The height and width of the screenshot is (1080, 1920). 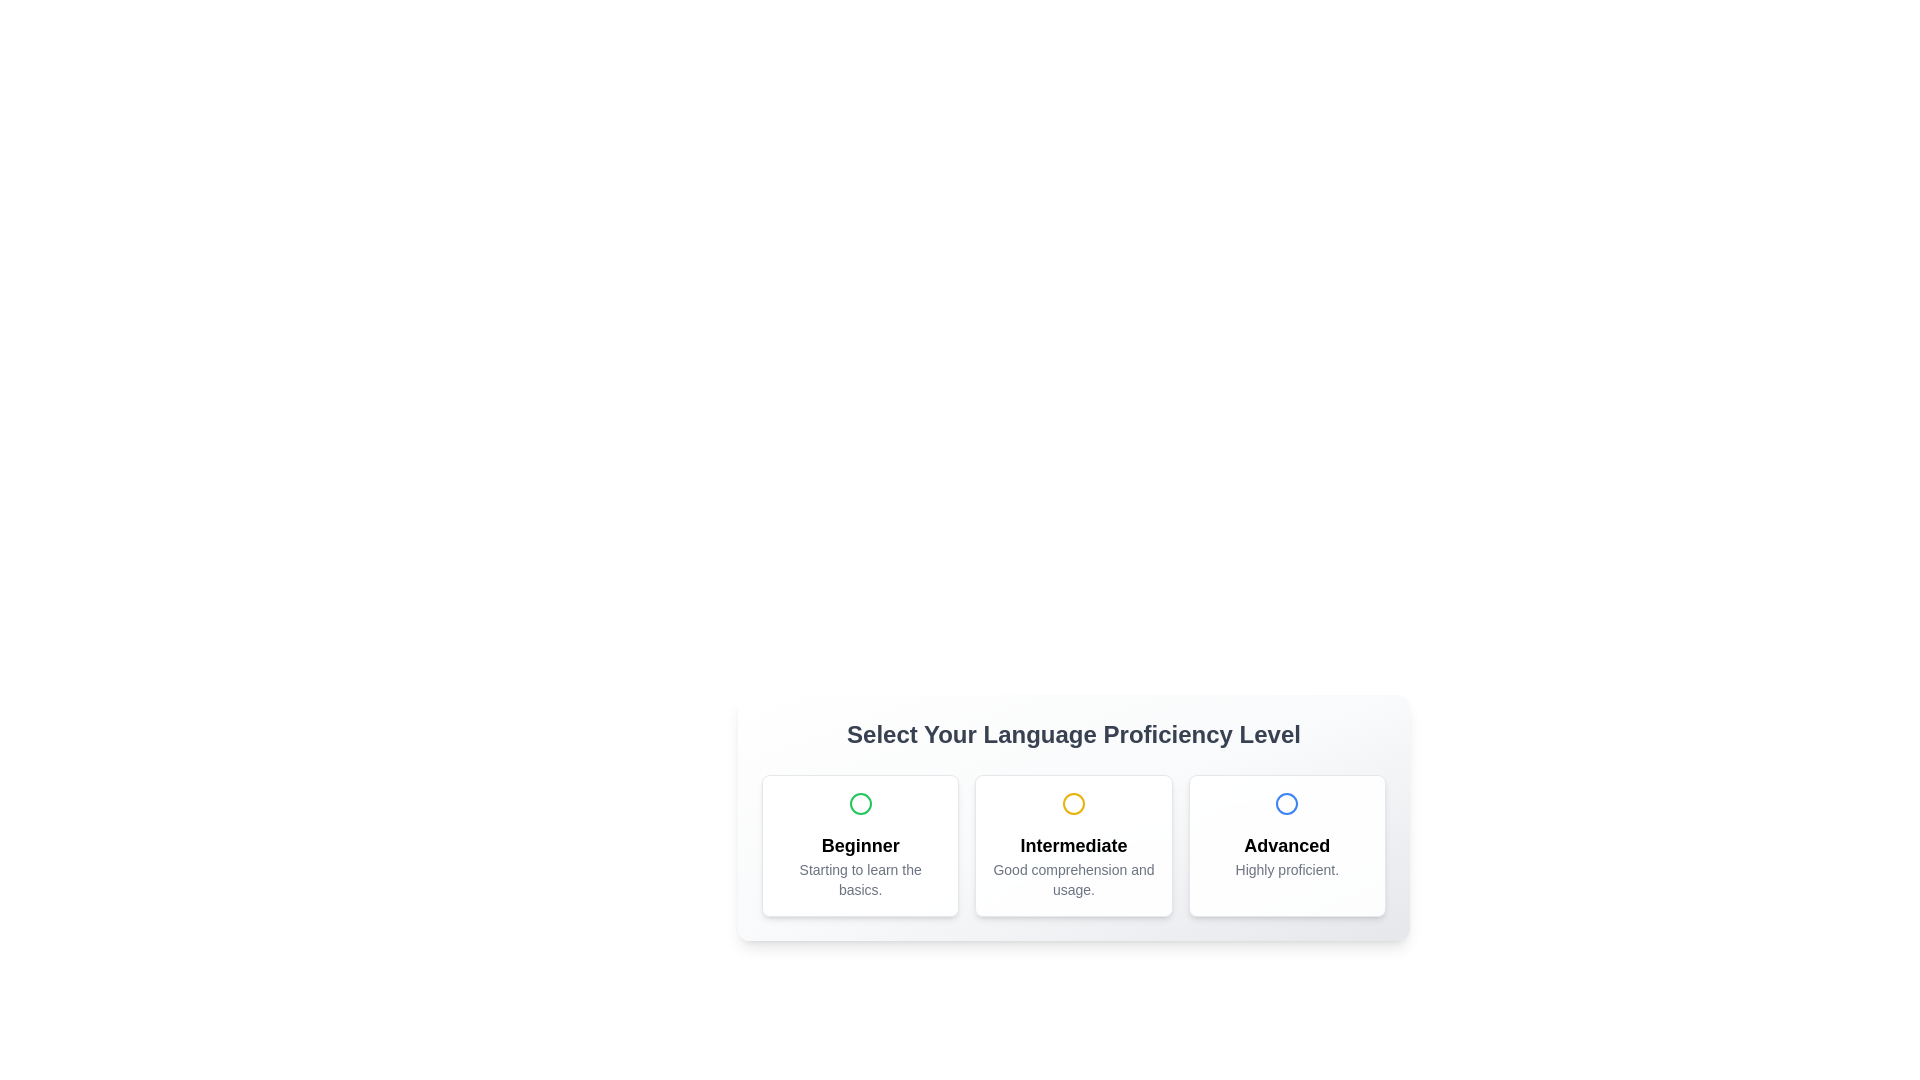 I want to click on the Decorative icon, a circular shape with a blue outline and a white center, located in the bottom-right area of the display, representing the 'Advanced' proficiency level, so click(x=1287, y=802).